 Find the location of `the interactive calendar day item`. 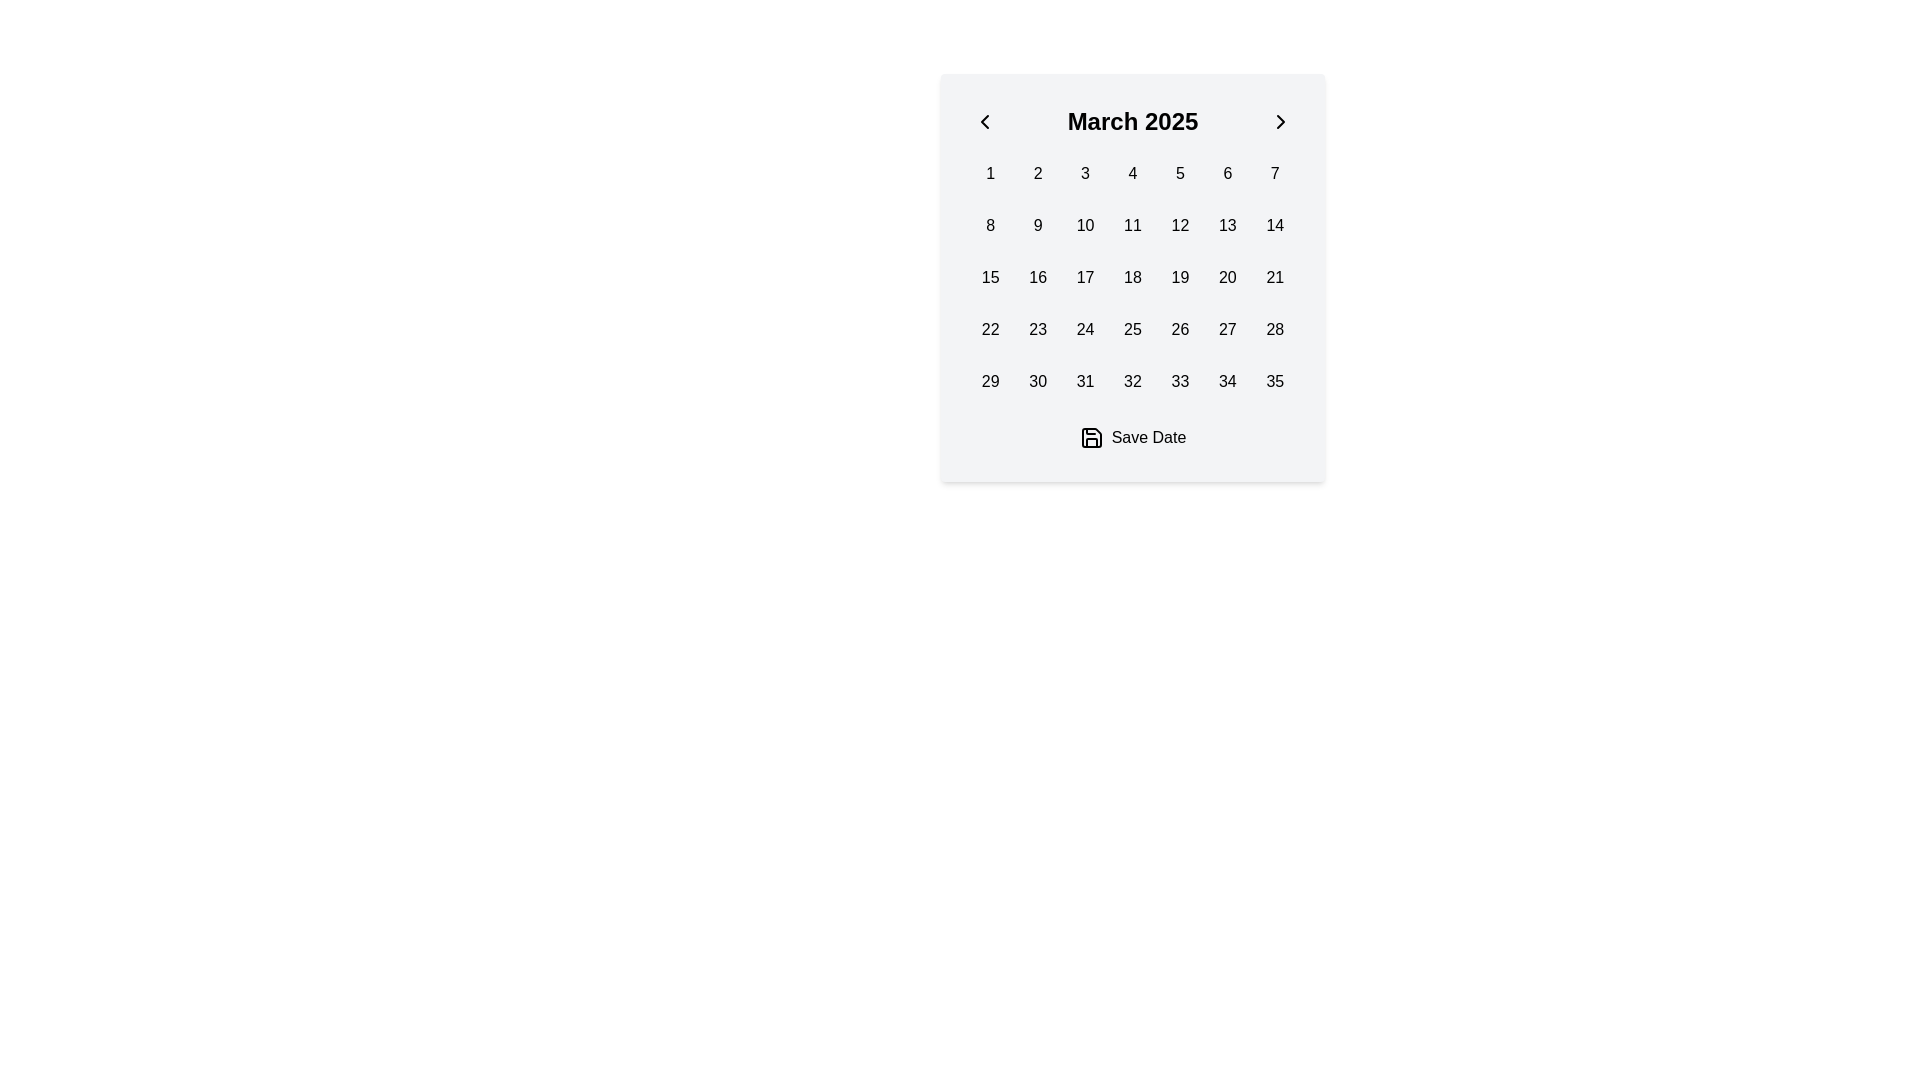

the interactive calendar day item is located at coordinates (1132, 277).